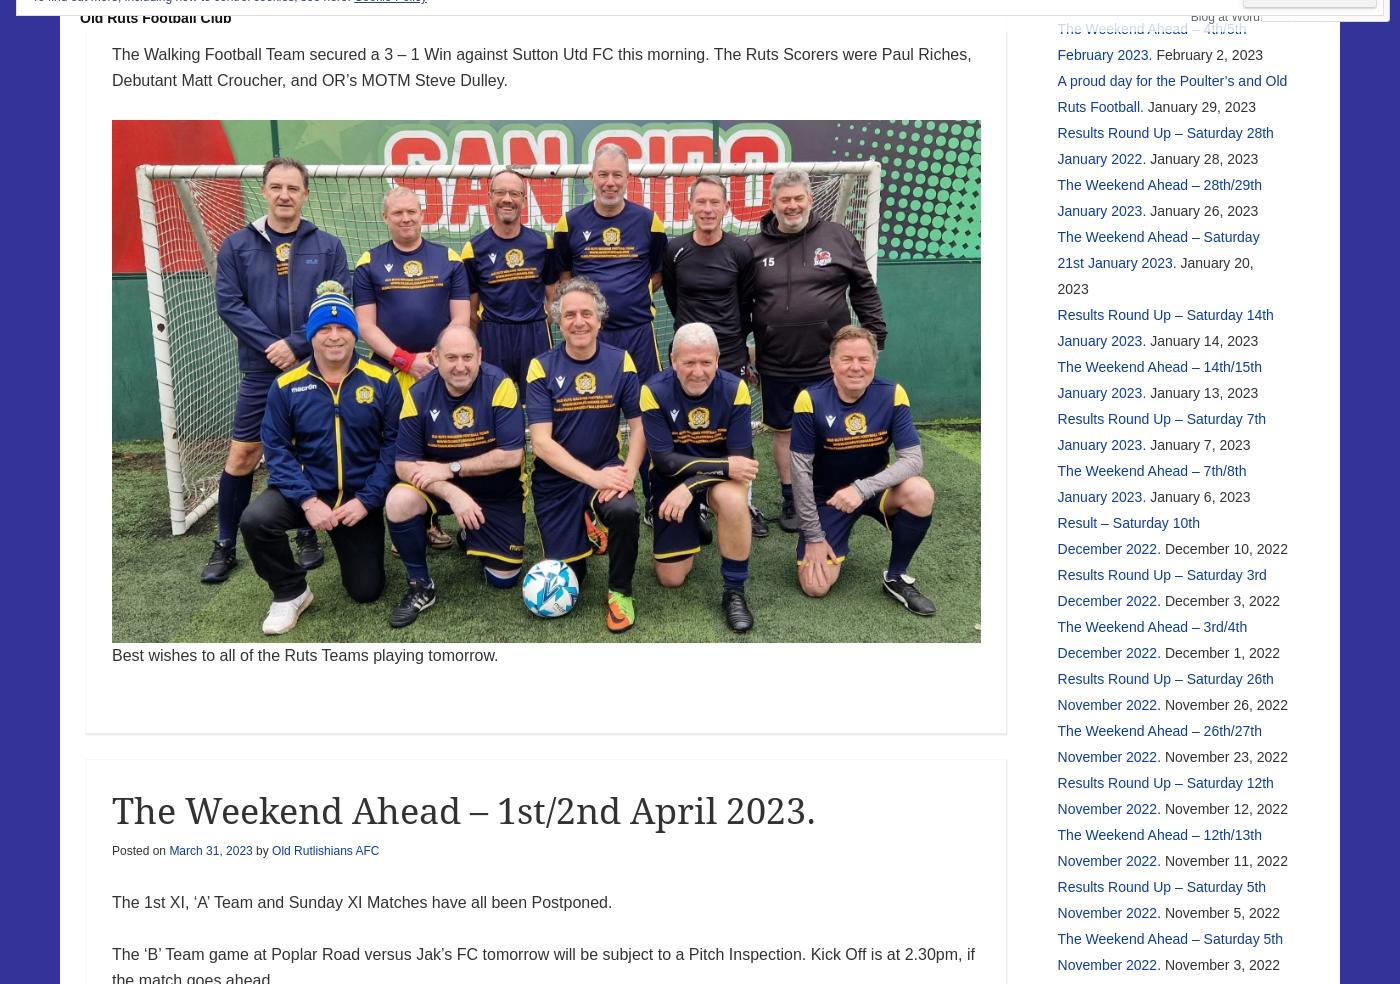  Describe the element at coordinates (1199, 443) in the screenshot. I see `'January 7, 2023'` at that location.